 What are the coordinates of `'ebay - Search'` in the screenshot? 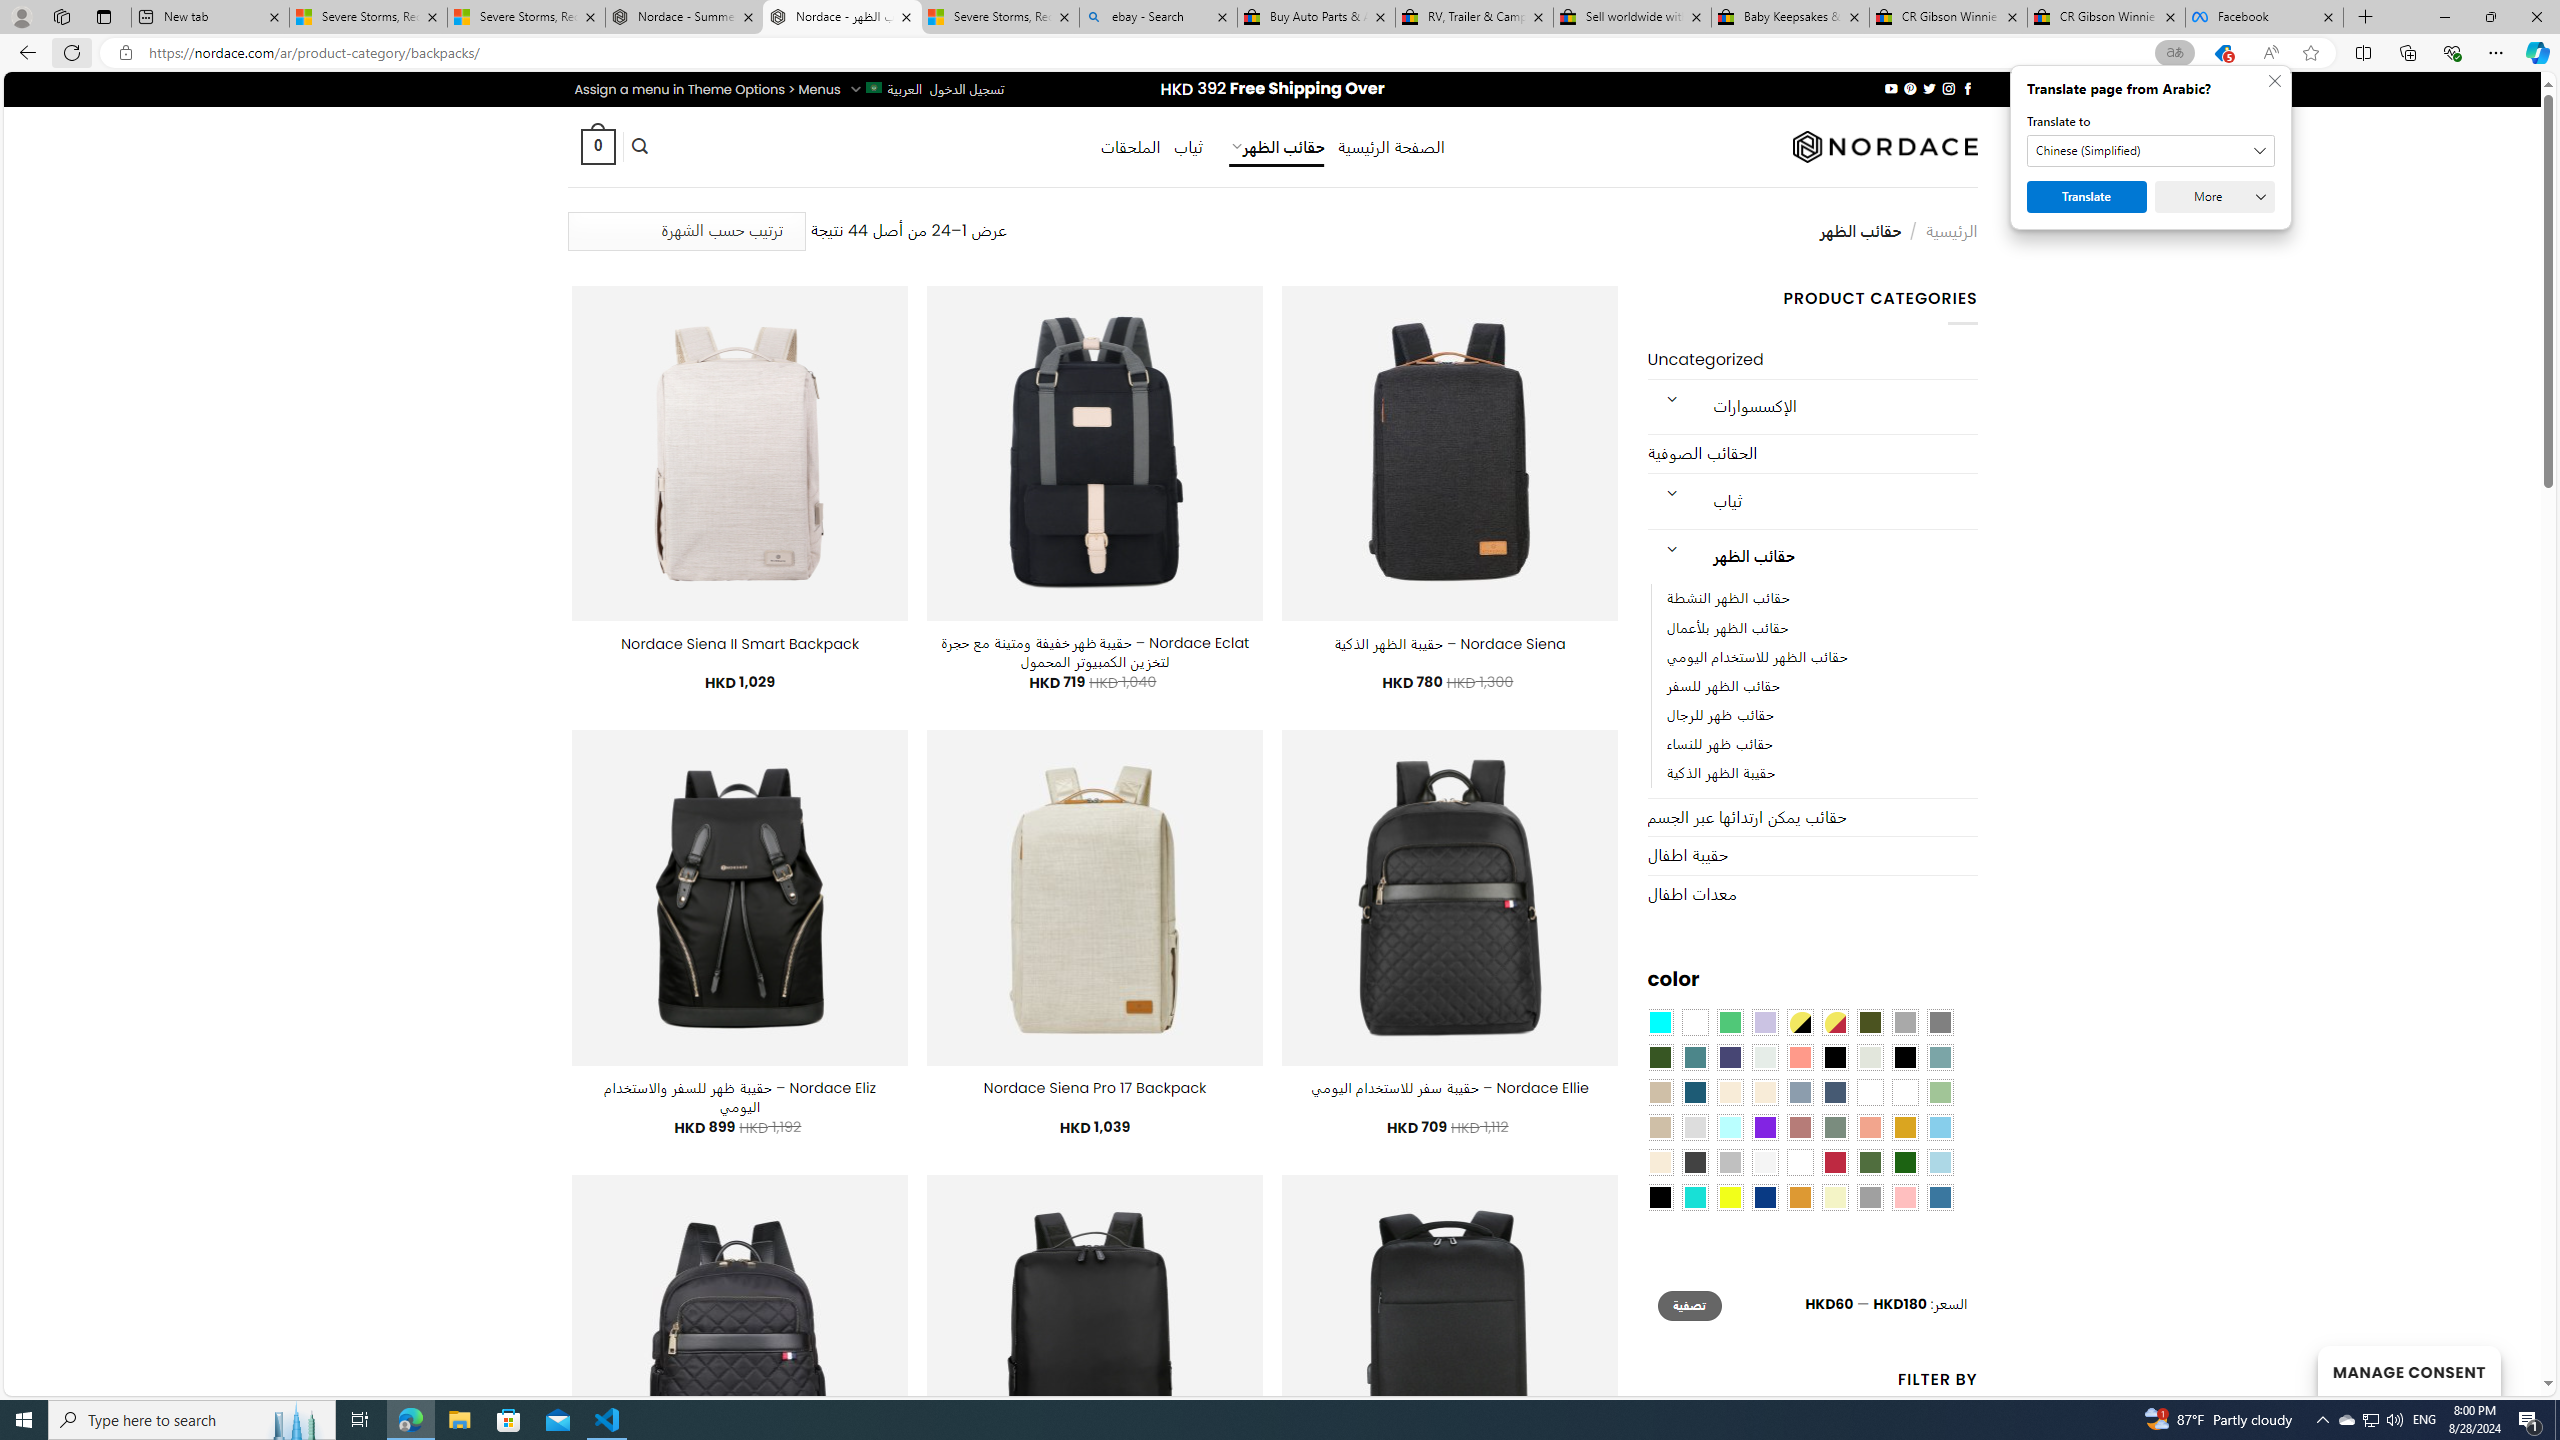 It's located at (1157, 16).